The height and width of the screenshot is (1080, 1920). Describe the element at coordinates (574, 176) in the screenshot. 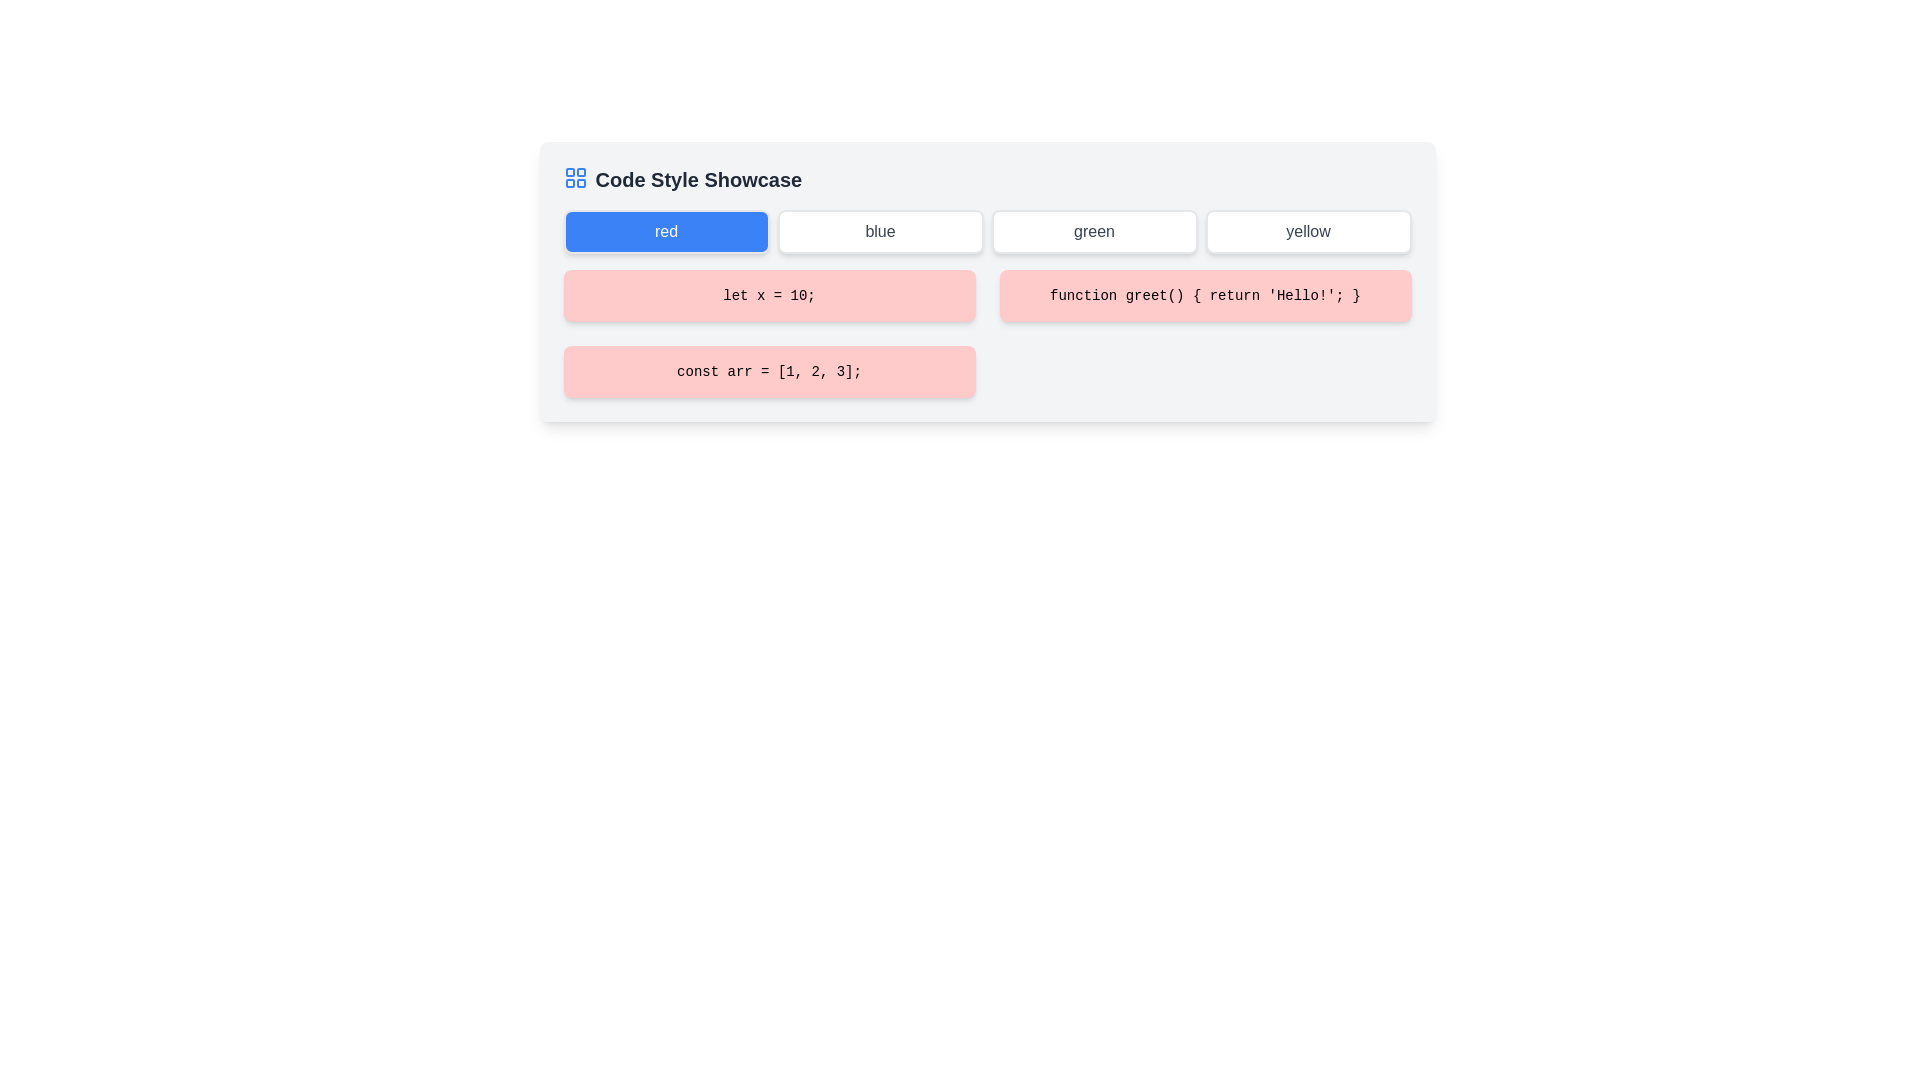

I see `the grid icon button located at the top left corner of the 'Code Style Showcase' section` at that location.